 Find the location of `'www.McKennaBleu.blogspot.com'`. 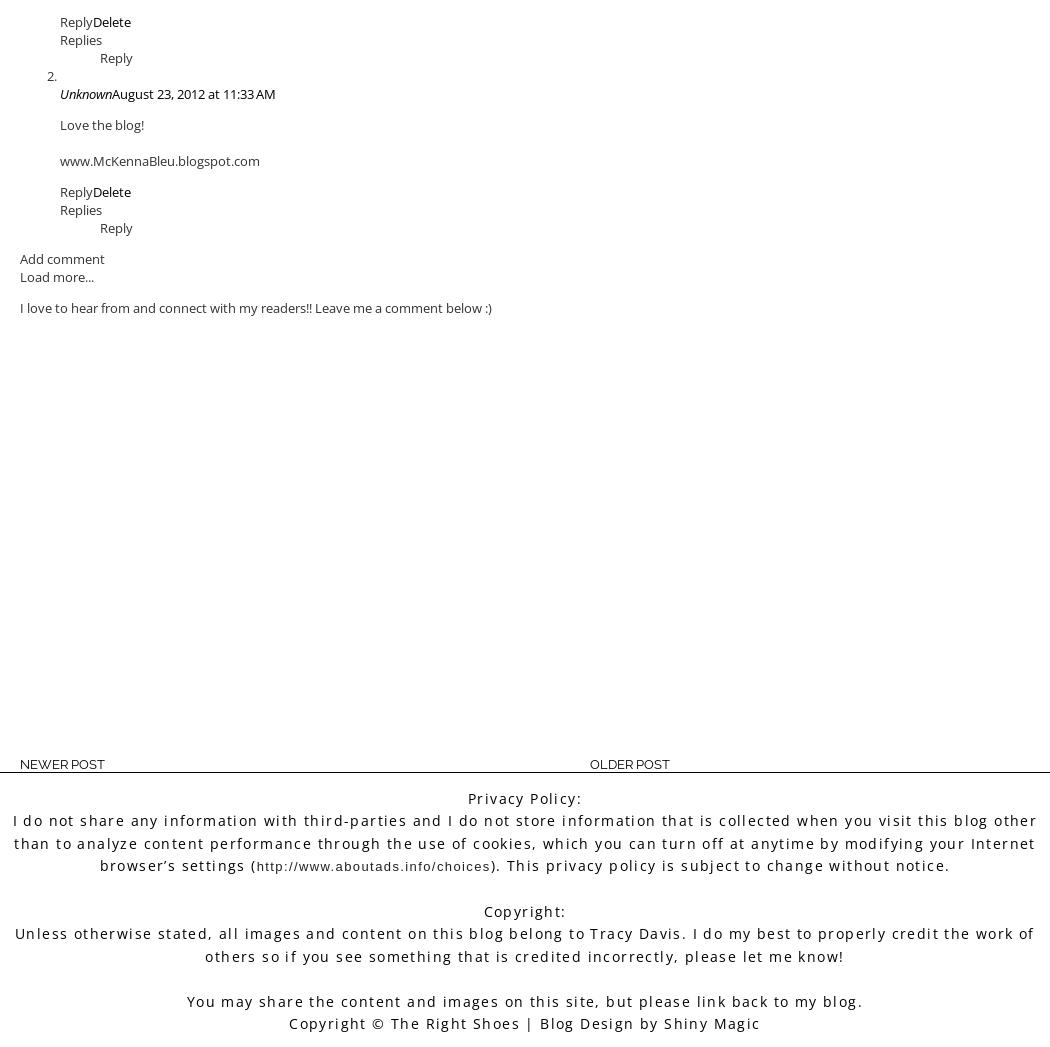

'www.McKennaBleu.blogspot.com' is located at coordinates (160, 161).